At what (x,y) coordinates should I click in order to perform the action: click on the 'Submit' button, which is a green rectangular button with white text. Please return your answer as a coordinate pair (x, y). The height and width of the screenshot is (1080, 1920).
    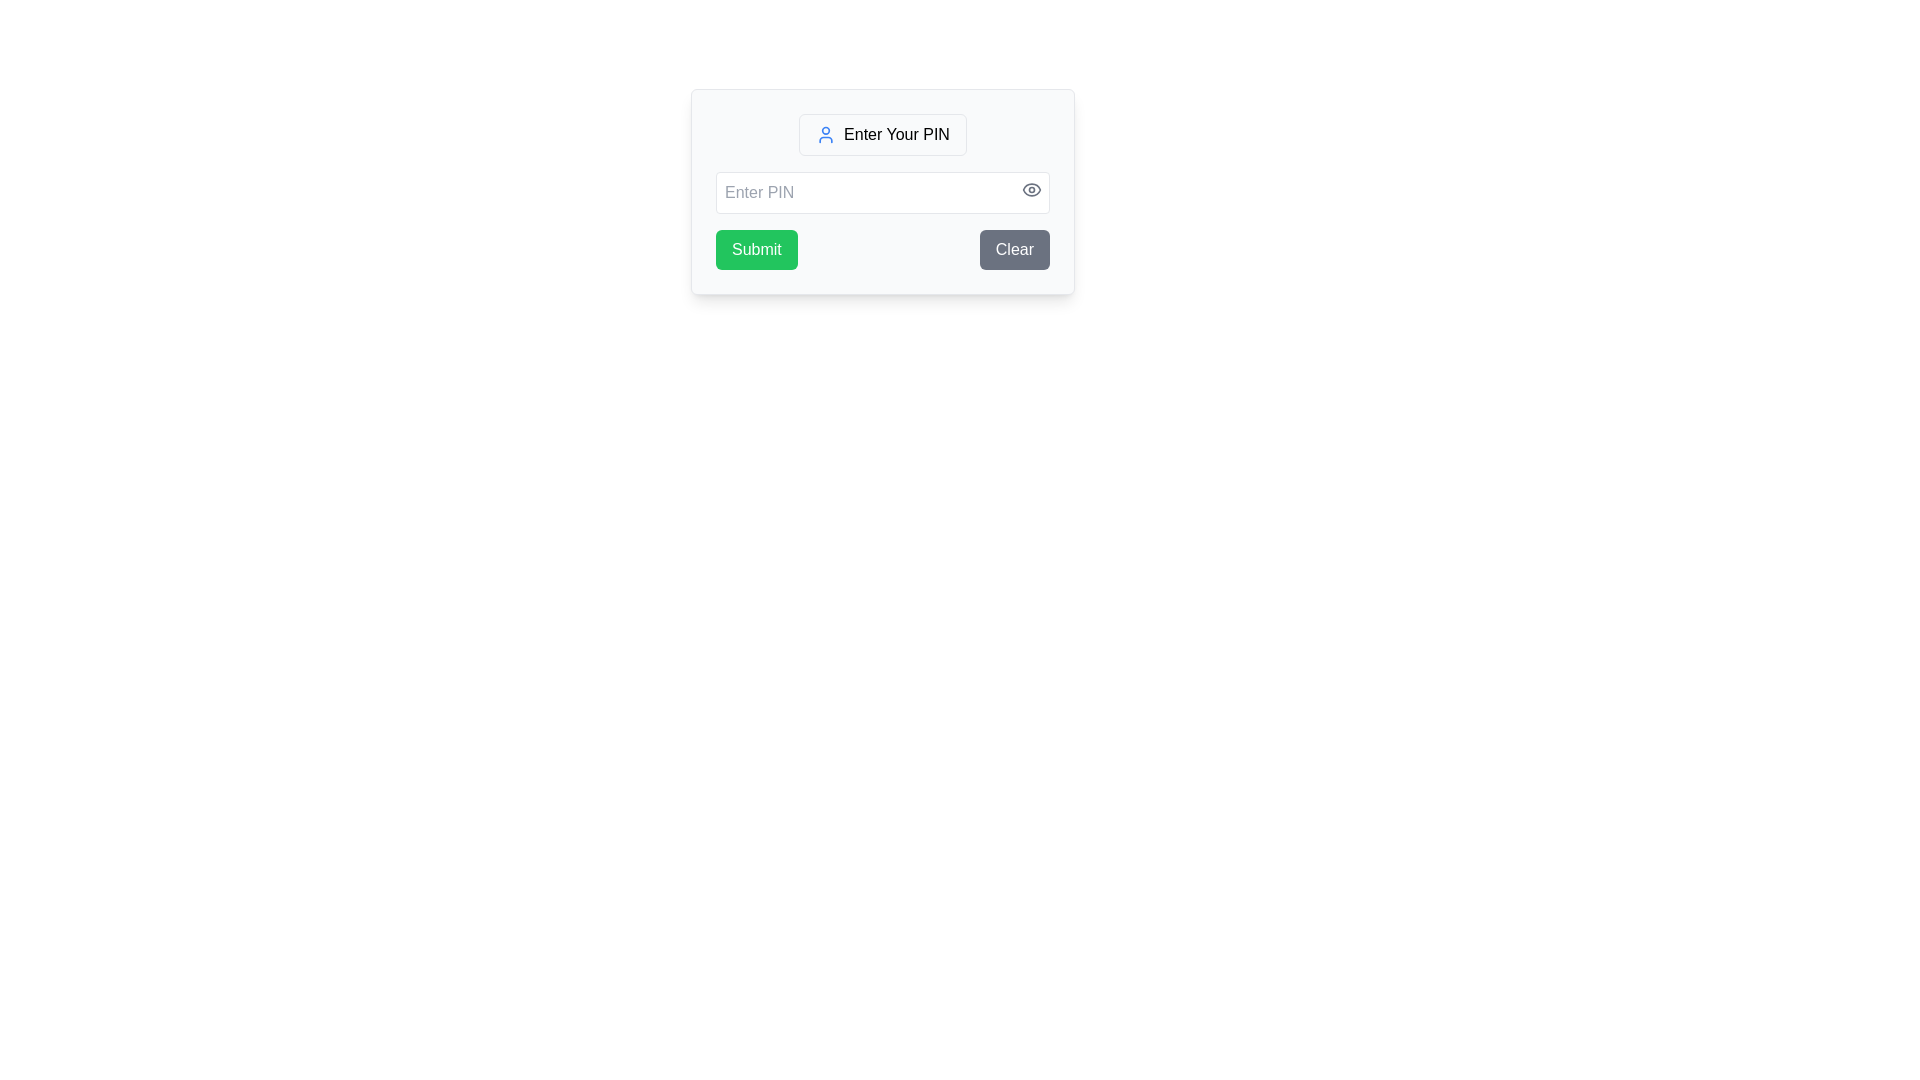
    Looking at the image, I should click on (755, 249).